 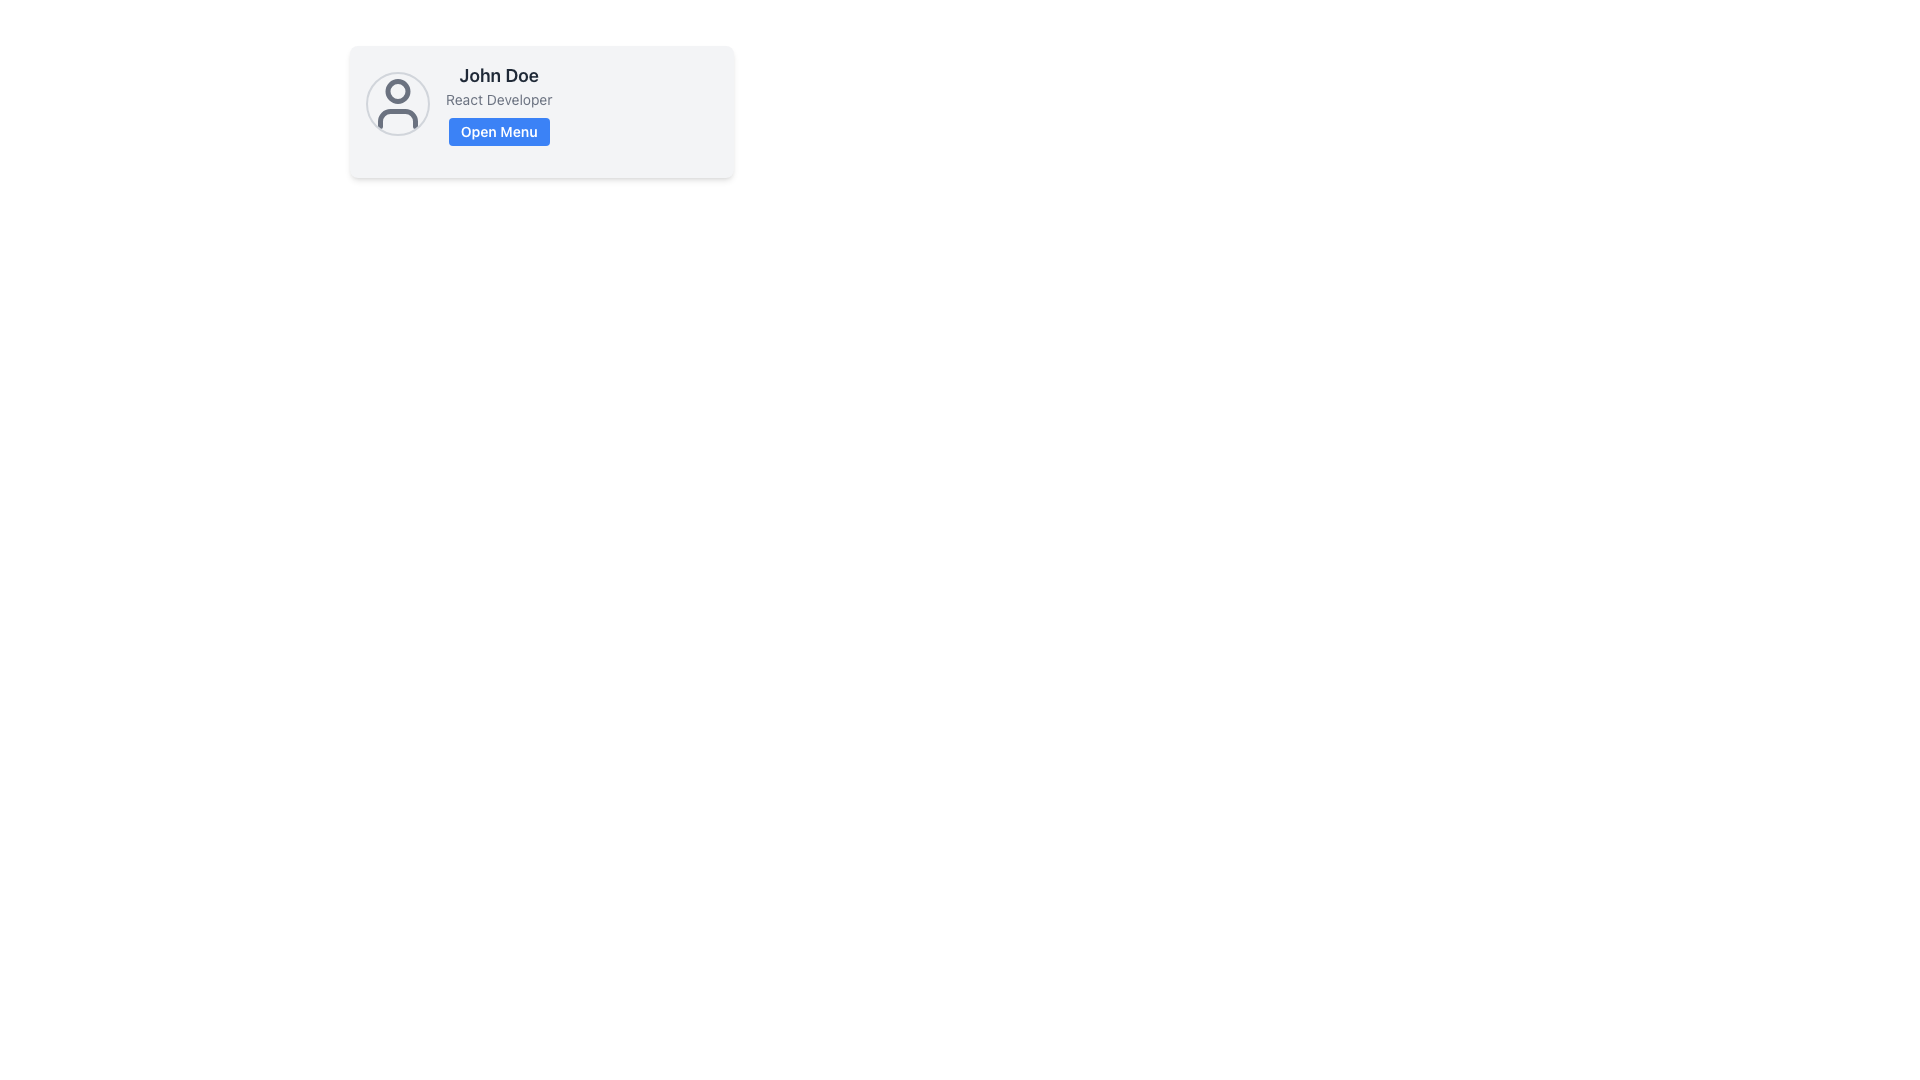 What do you see at coordinates (398, 104) in the screenshot?
I see `the Circular Profile Placeholder or Avatar element, which is a circular component with a gray border and a user icon, located to the left of the user details for 'John Doe'` at bounding box center [398, 104].